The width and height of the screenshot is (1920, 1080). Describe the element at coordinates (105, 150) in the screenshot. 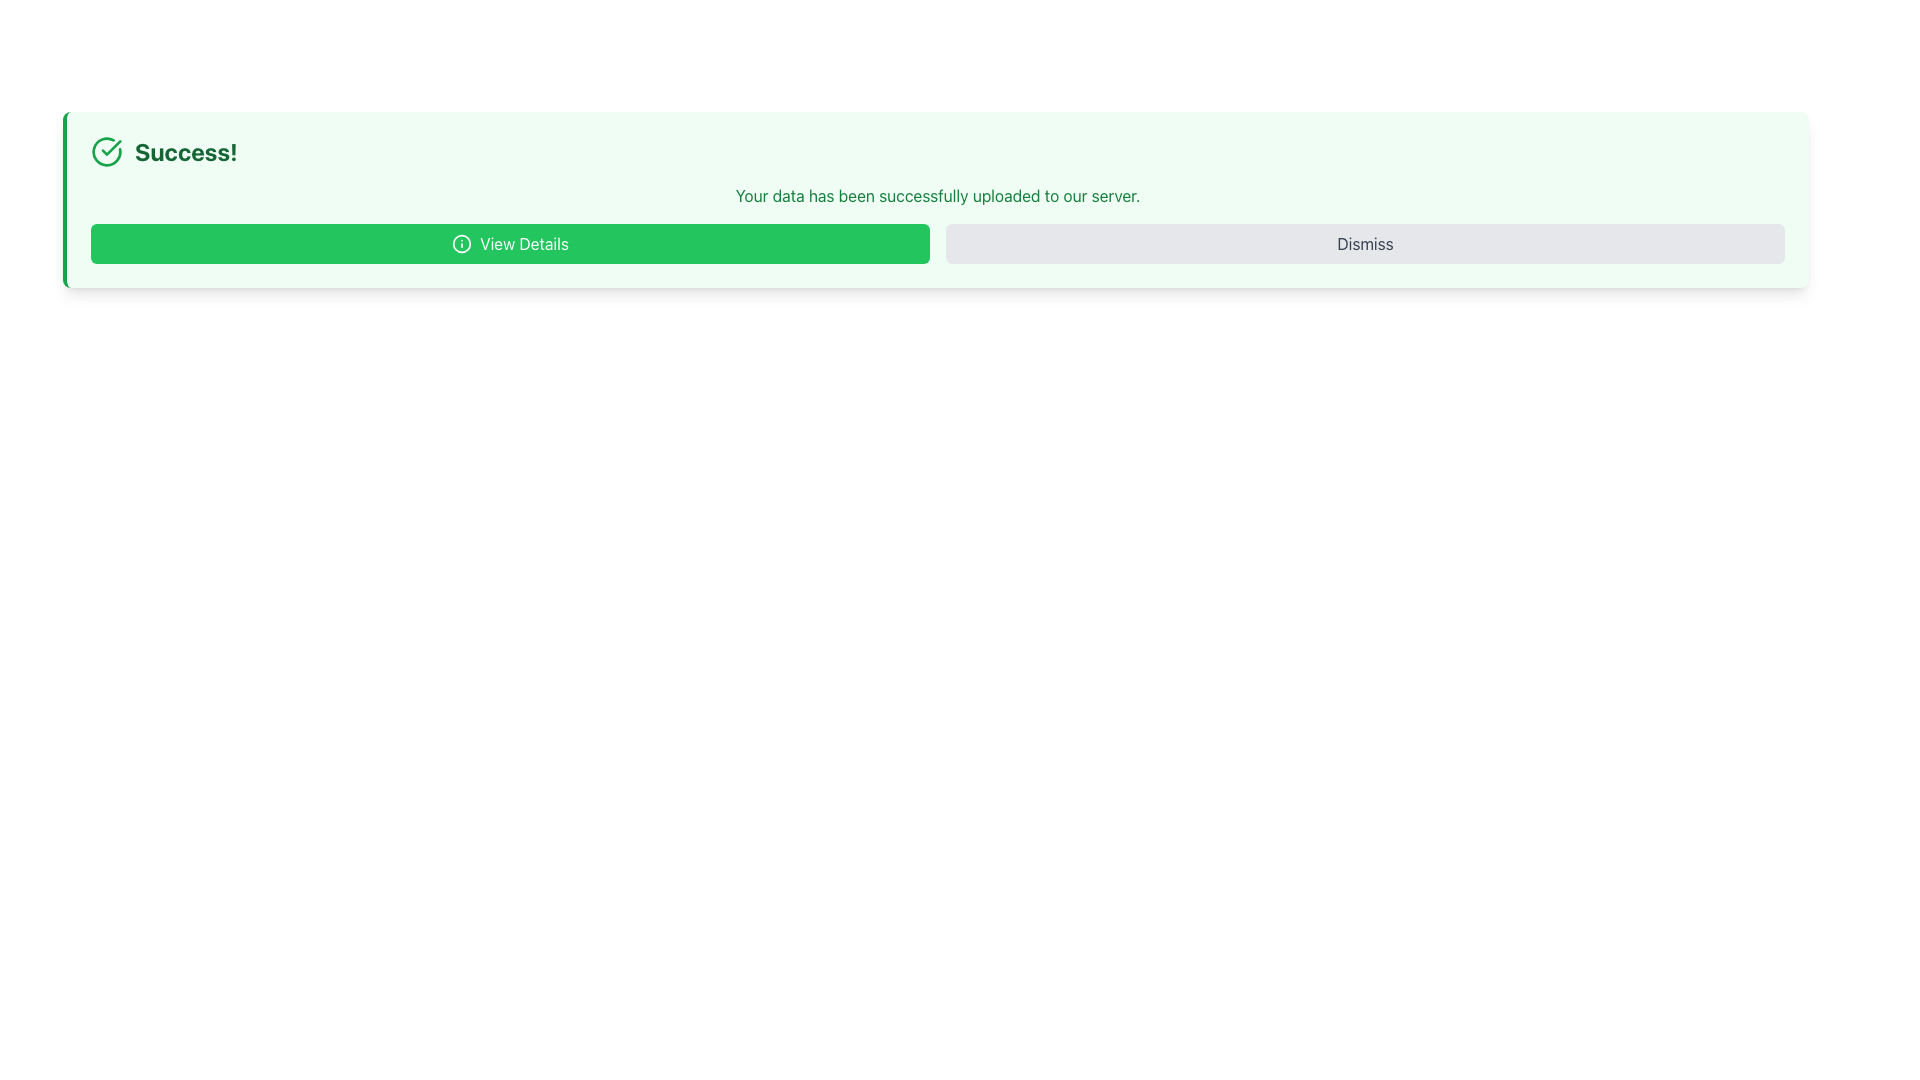

I see `the status indication icon located to the left of the text 'Success!' within the central success message box` at that location.